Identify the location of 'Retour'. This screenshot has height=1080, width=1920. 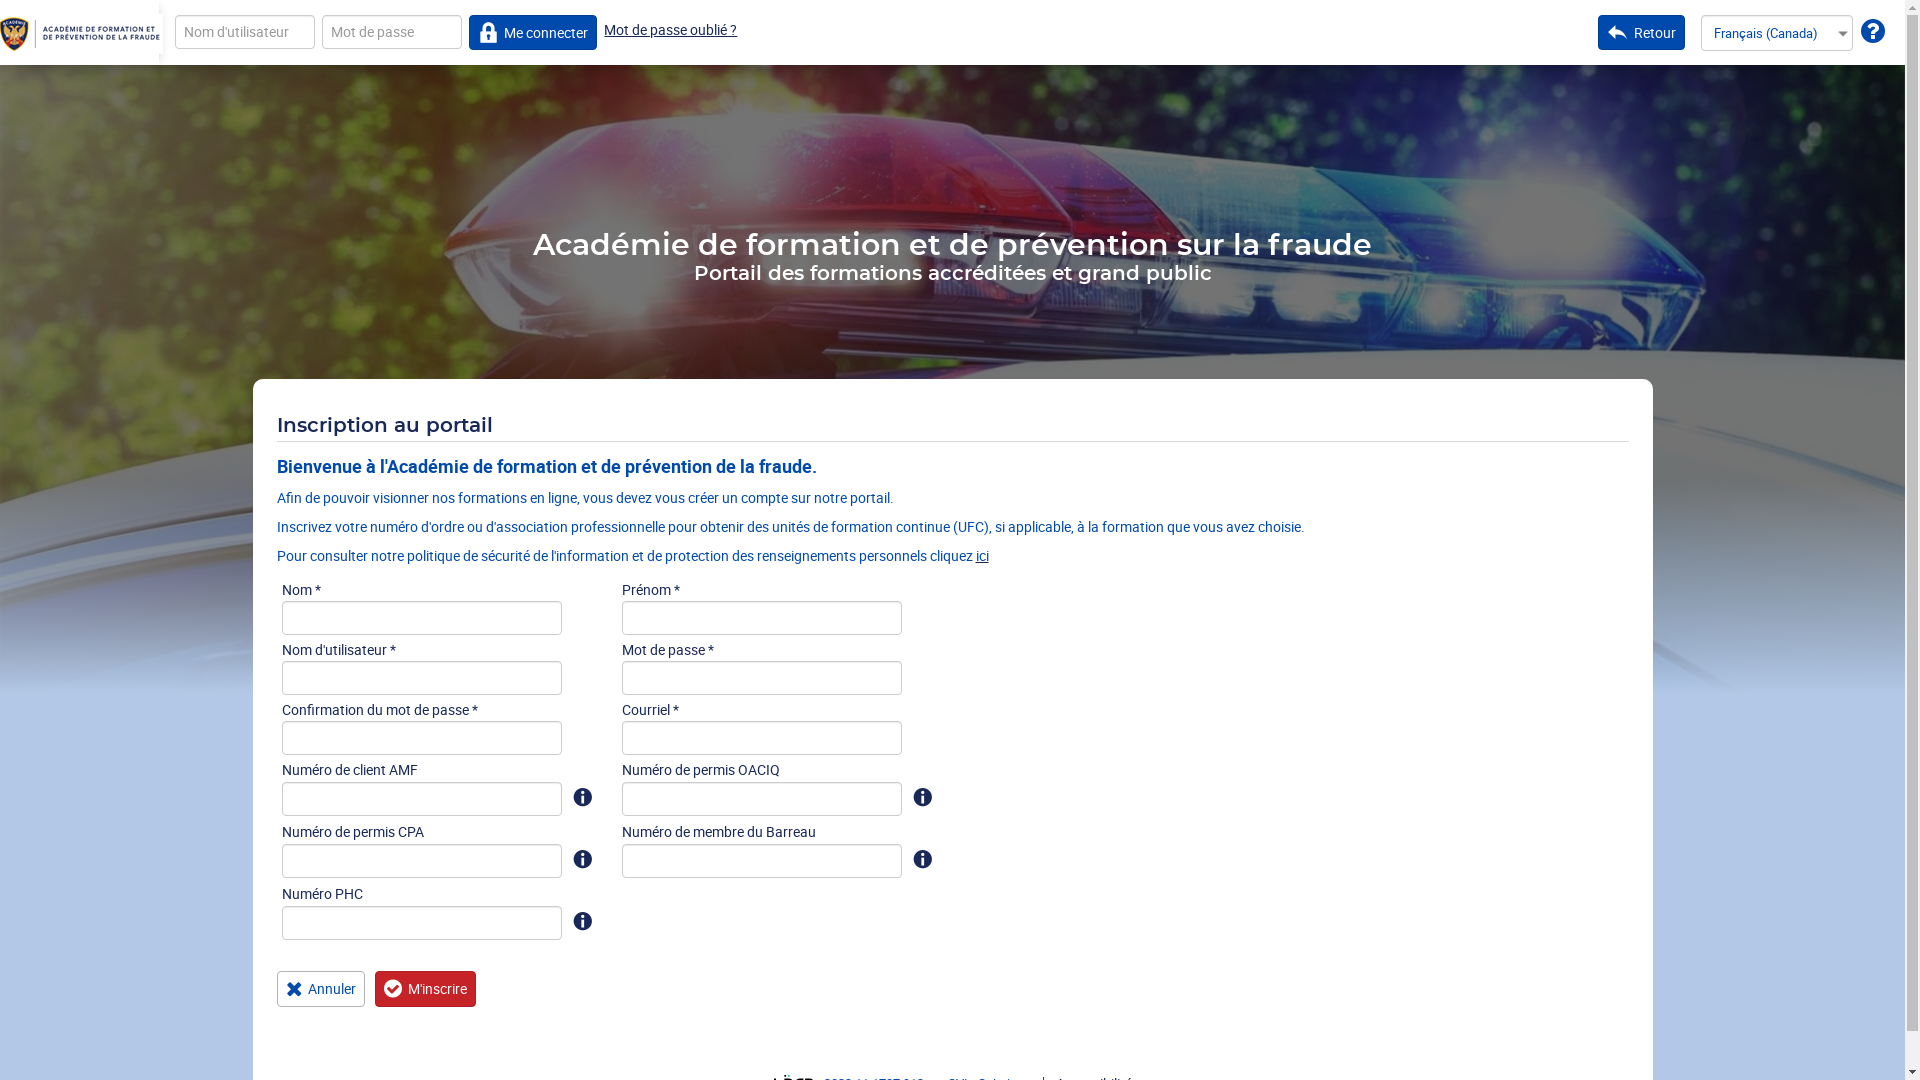
(1641, 31).